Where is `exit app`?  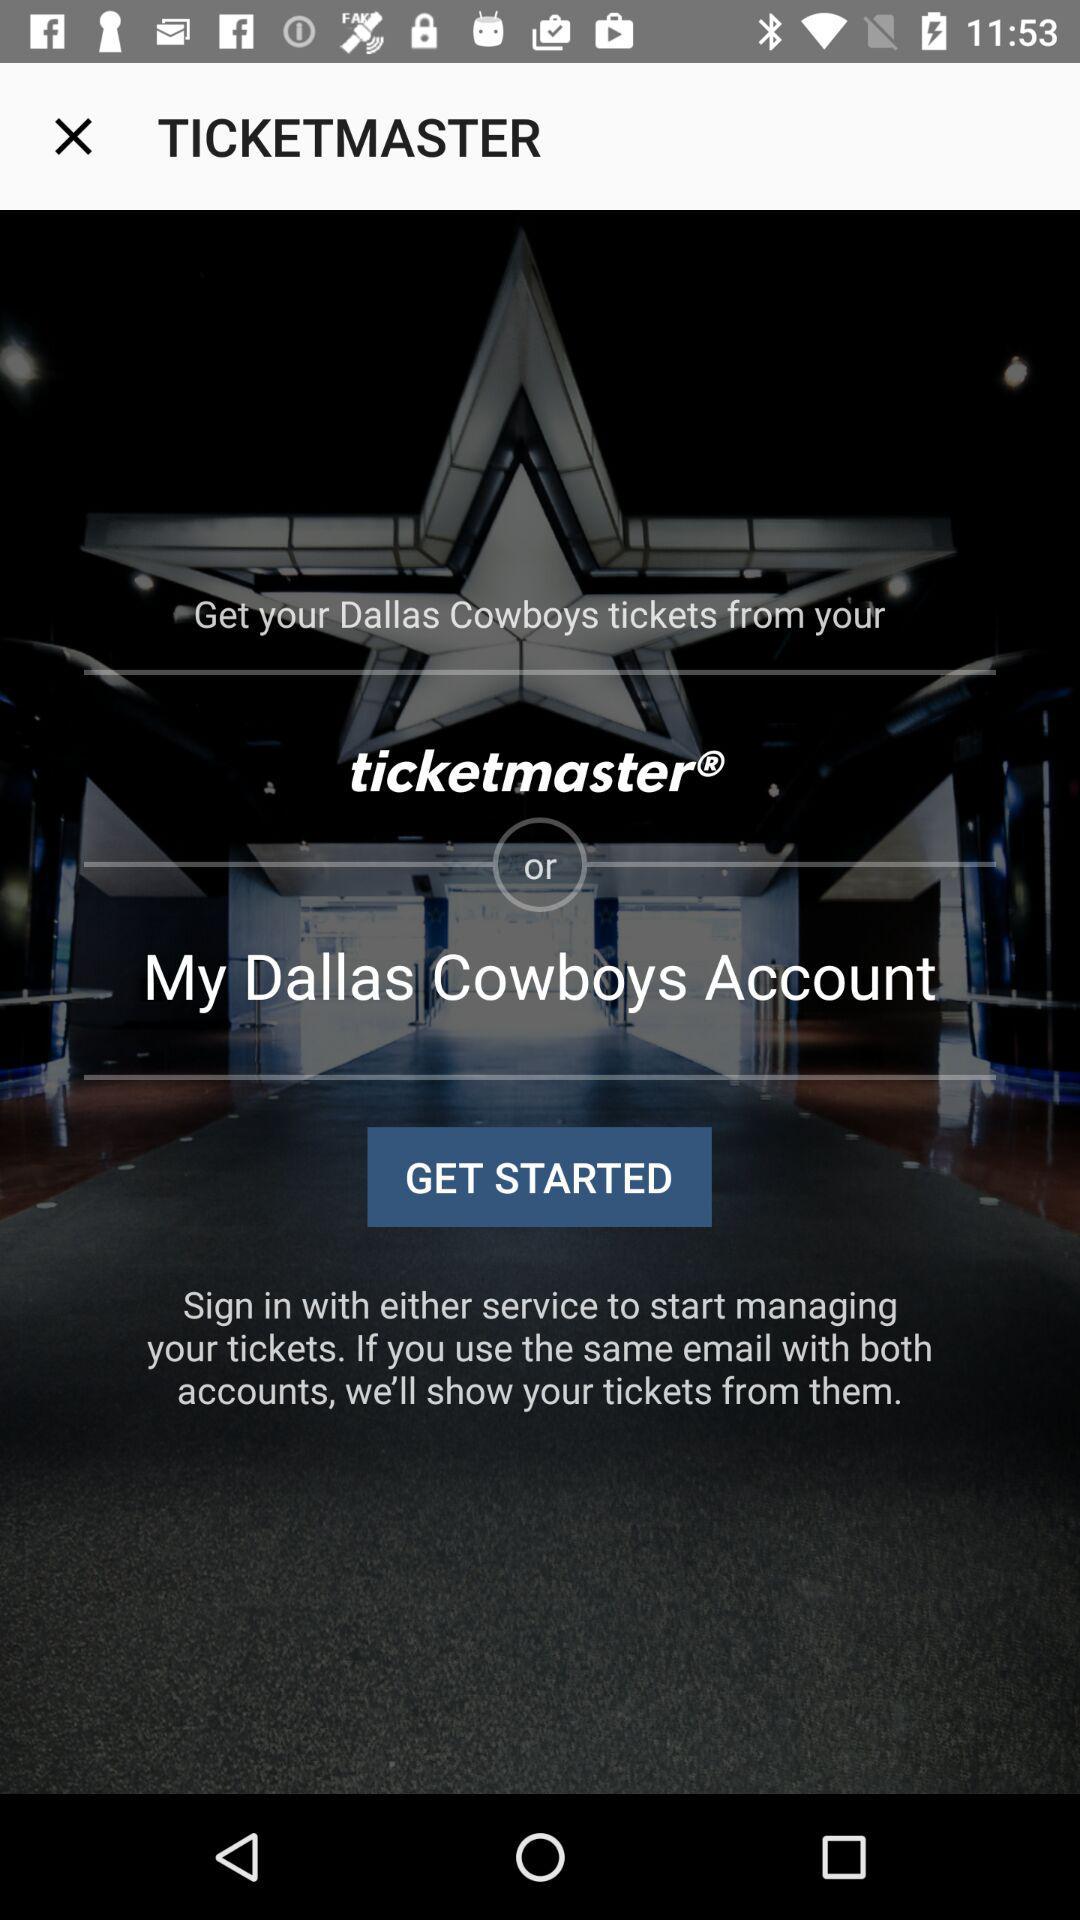
exit app is located at coordinates (72, 135).